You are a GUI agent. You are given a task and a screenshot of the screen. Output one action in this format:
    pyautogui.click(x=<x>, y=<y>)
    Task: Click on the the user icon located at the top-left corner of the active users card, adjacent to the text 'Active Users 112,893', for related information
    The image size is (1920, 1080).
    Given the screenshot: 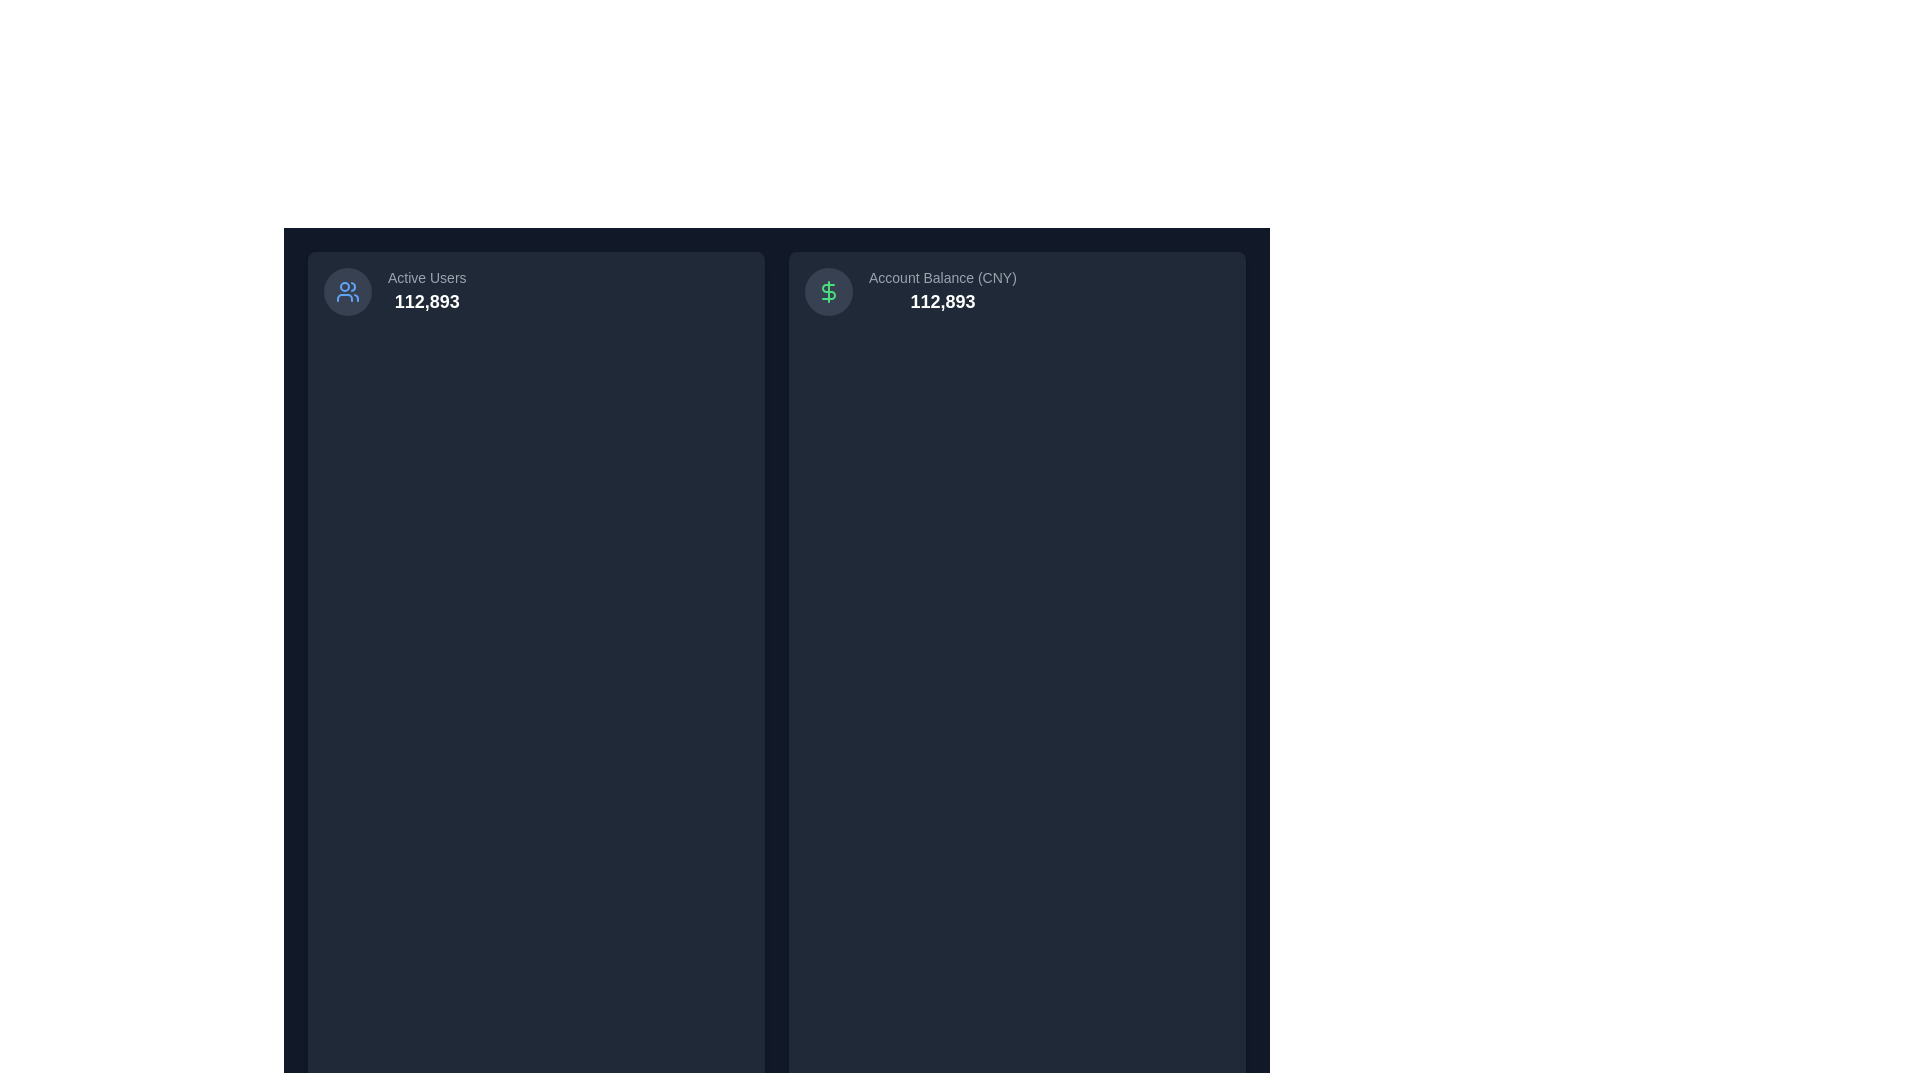 What is the action you would take?
    pyautogui.click(x=347, y=292)
    